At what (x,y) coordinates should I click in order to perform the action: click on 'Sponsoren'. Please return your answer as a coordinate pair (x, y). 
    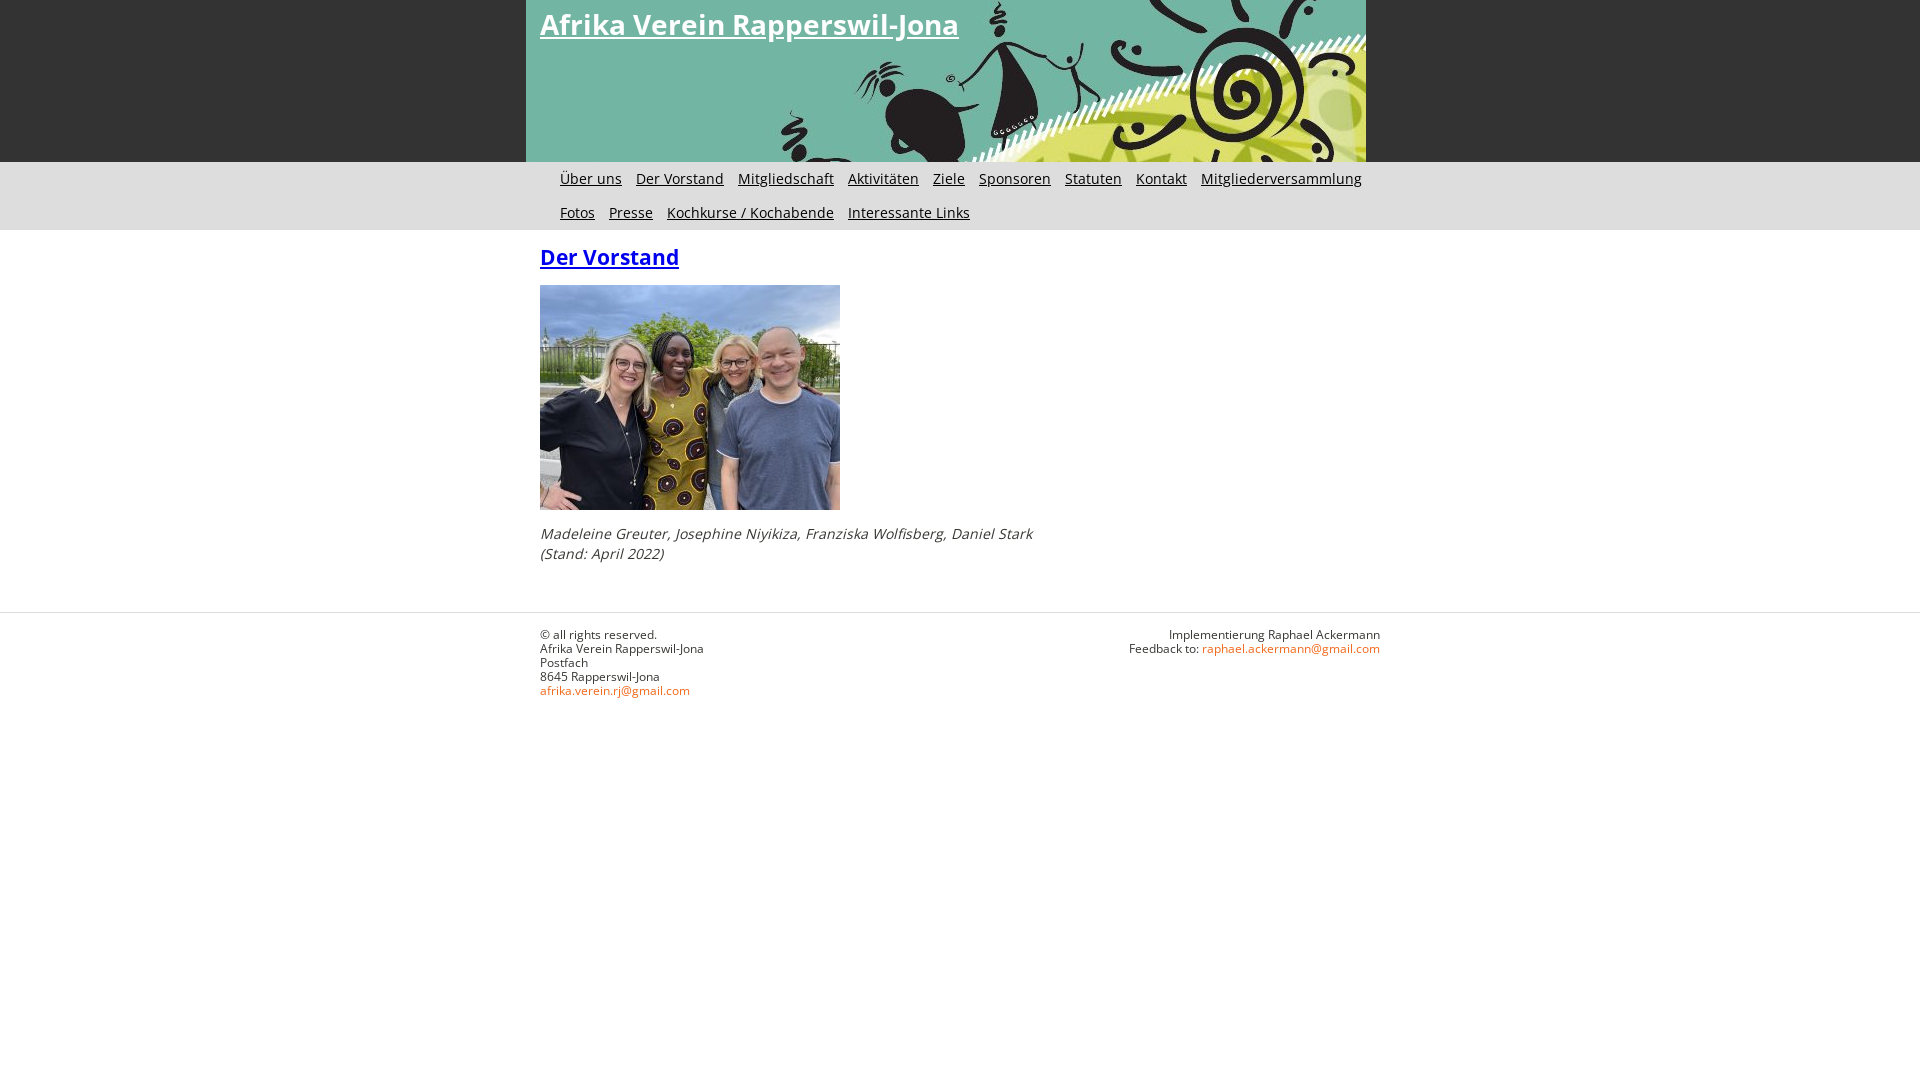
    Looking at the image, I should click on (1014, 177).